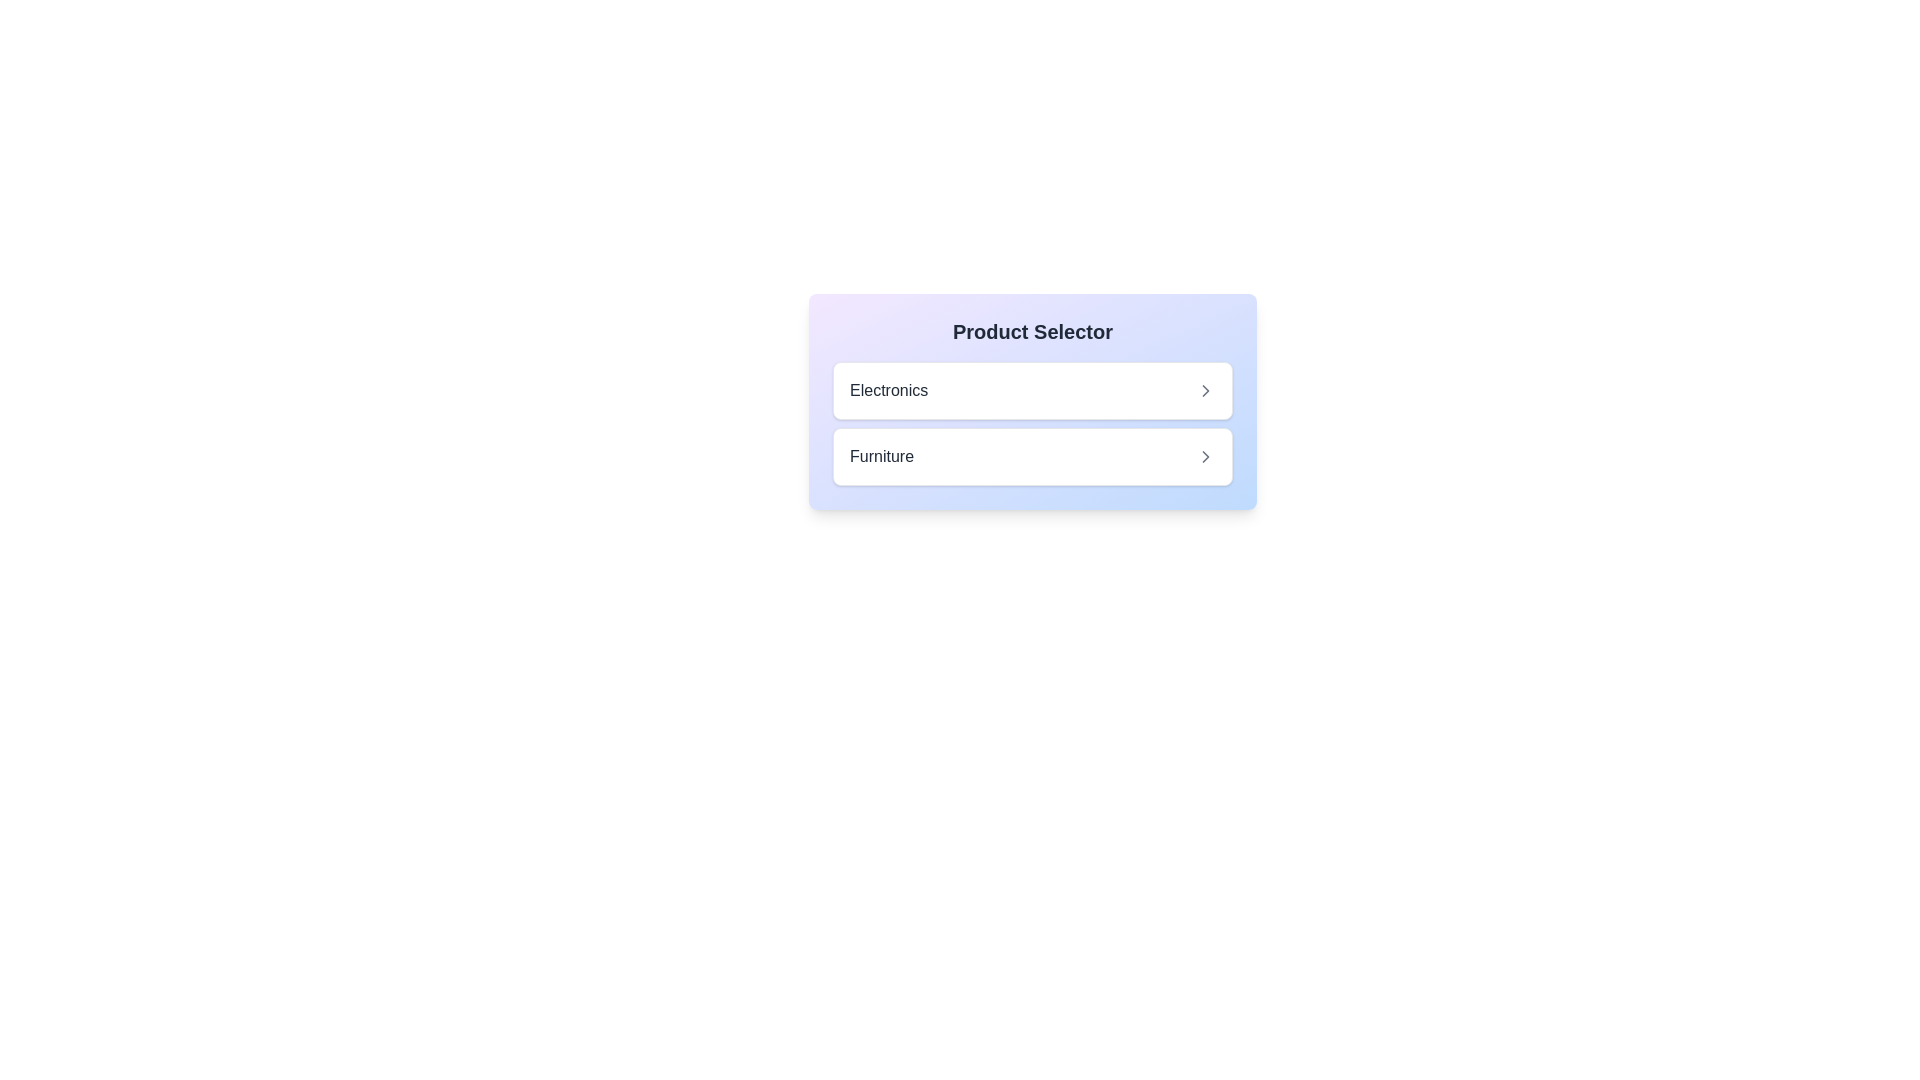 This screenshot has height=1080, width=1920. Describe the element at coordinates (888, 390) in the screenshot. I see `the 'Electronics' category label element` at that location.